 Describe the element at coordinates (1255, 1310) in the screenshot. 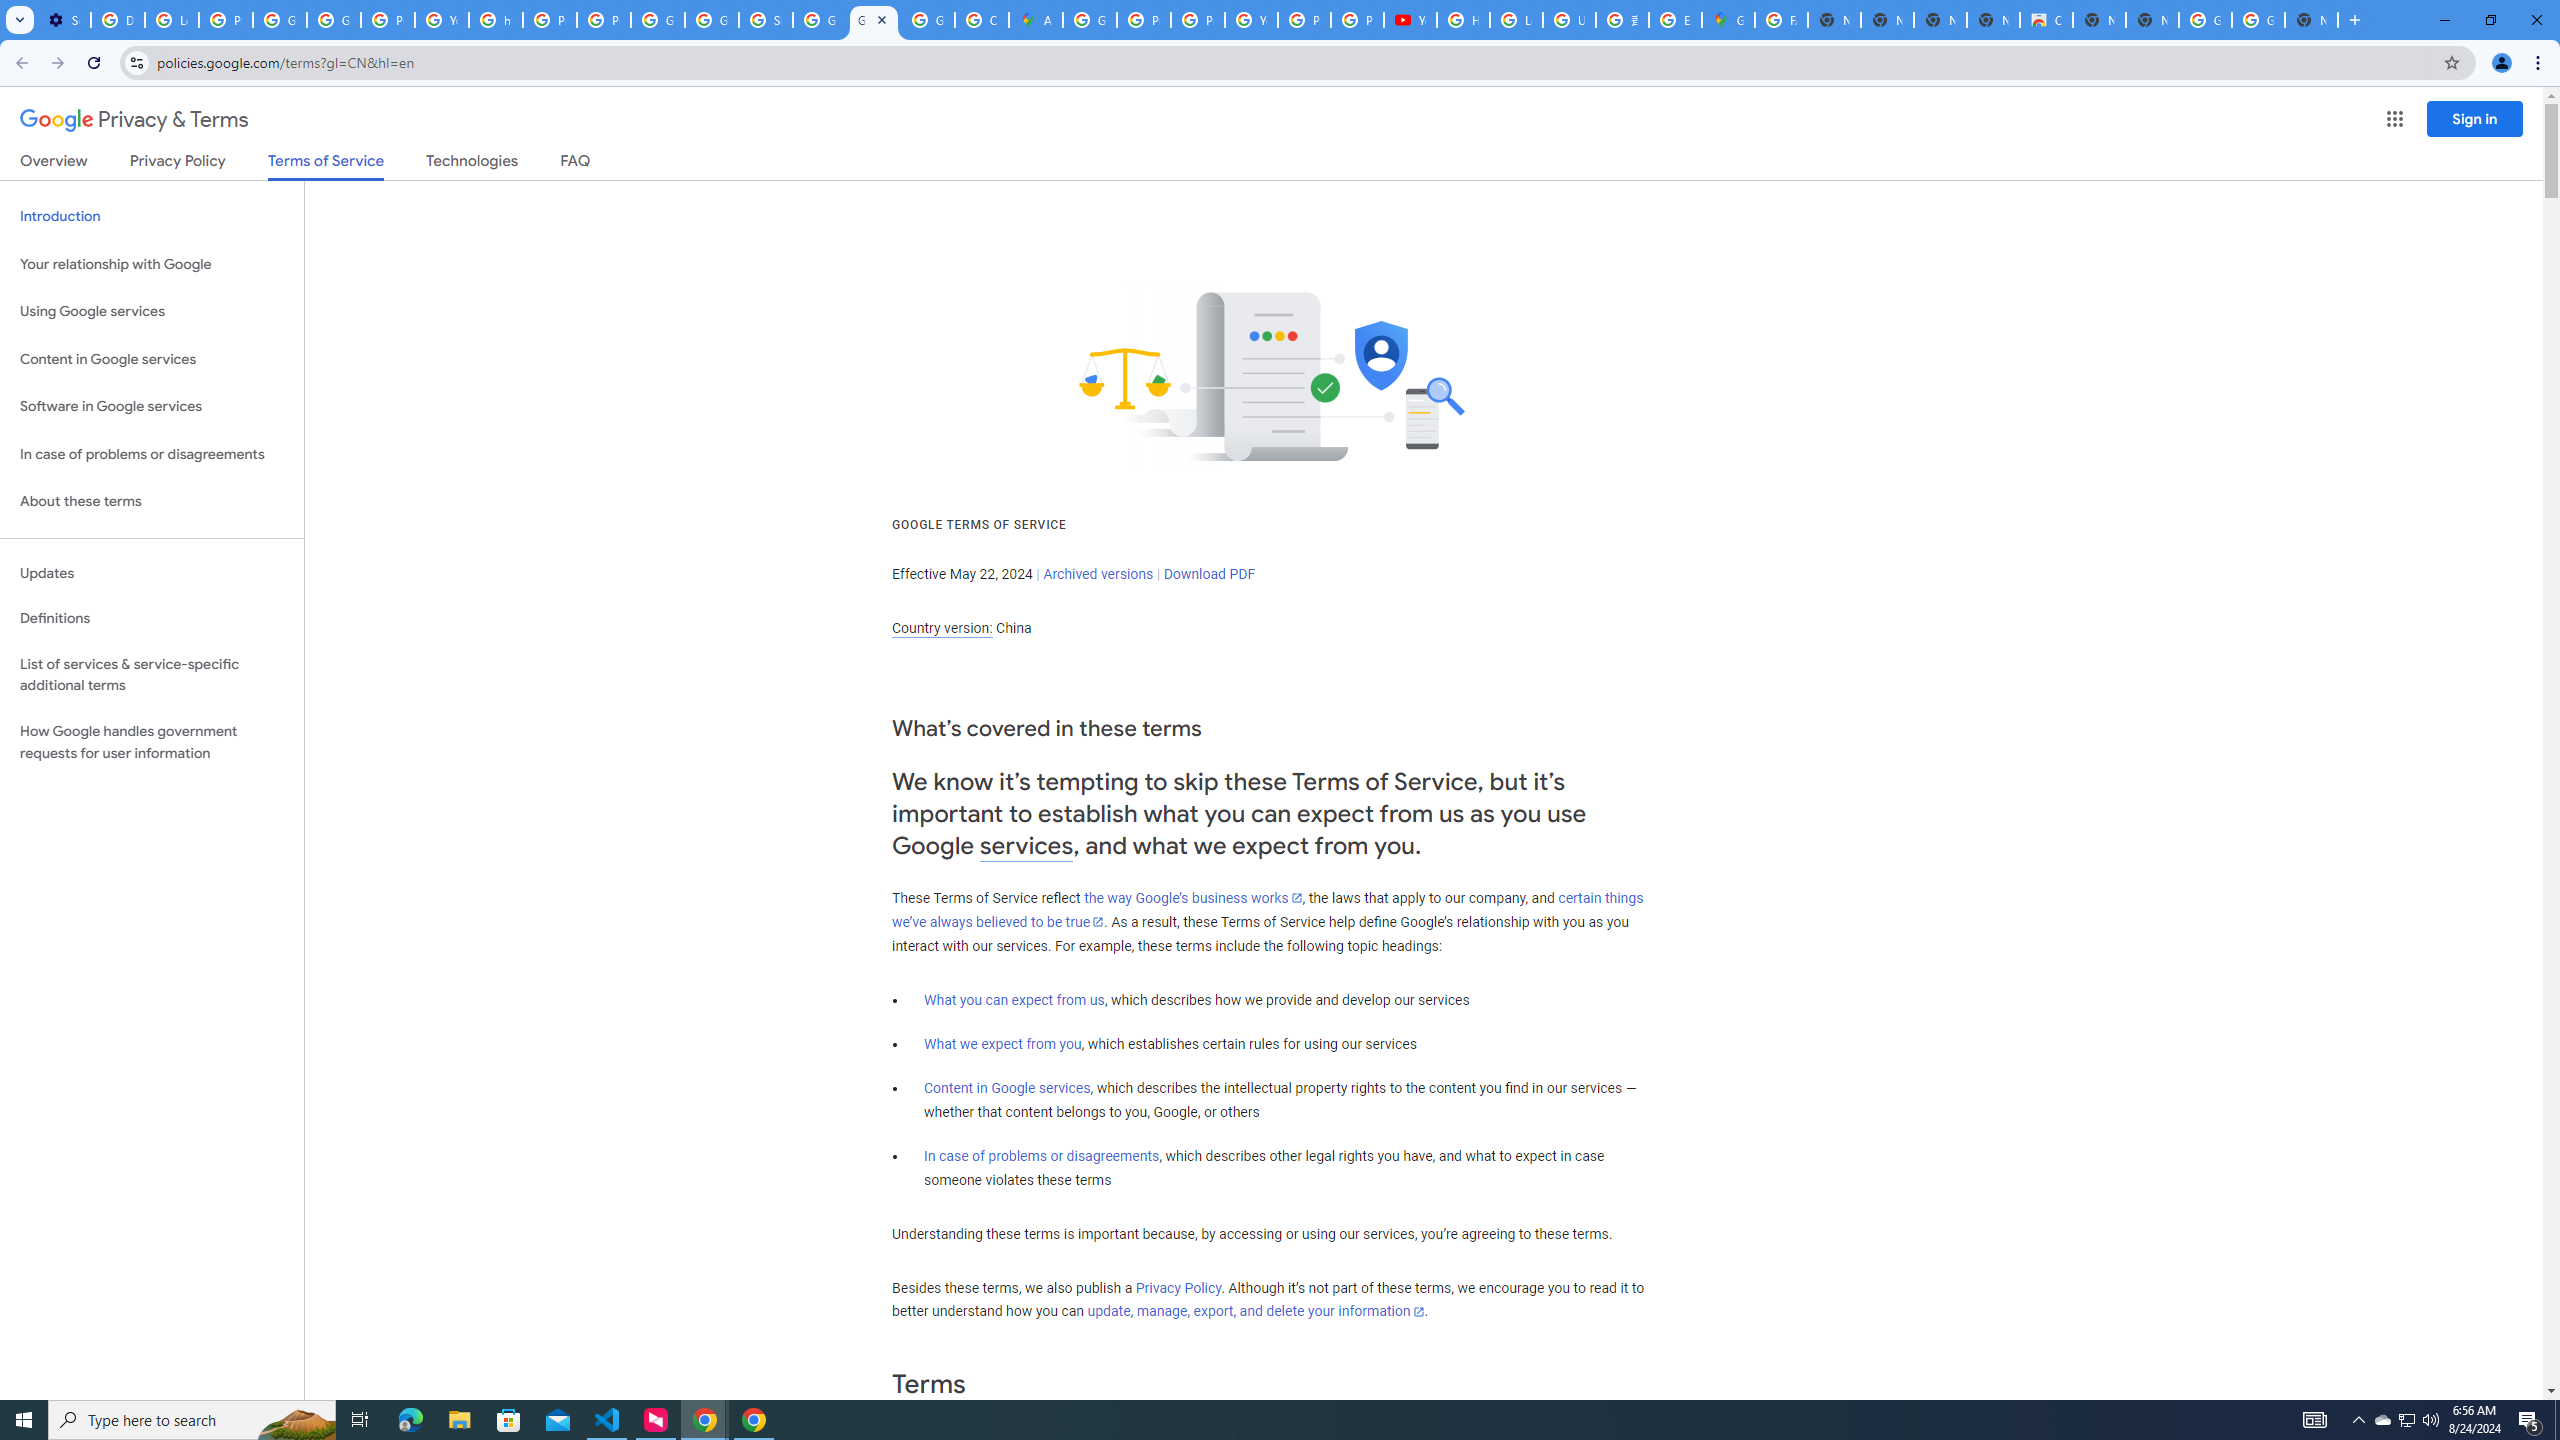

I see `'update, manage, export, and delete your information'` at that location.